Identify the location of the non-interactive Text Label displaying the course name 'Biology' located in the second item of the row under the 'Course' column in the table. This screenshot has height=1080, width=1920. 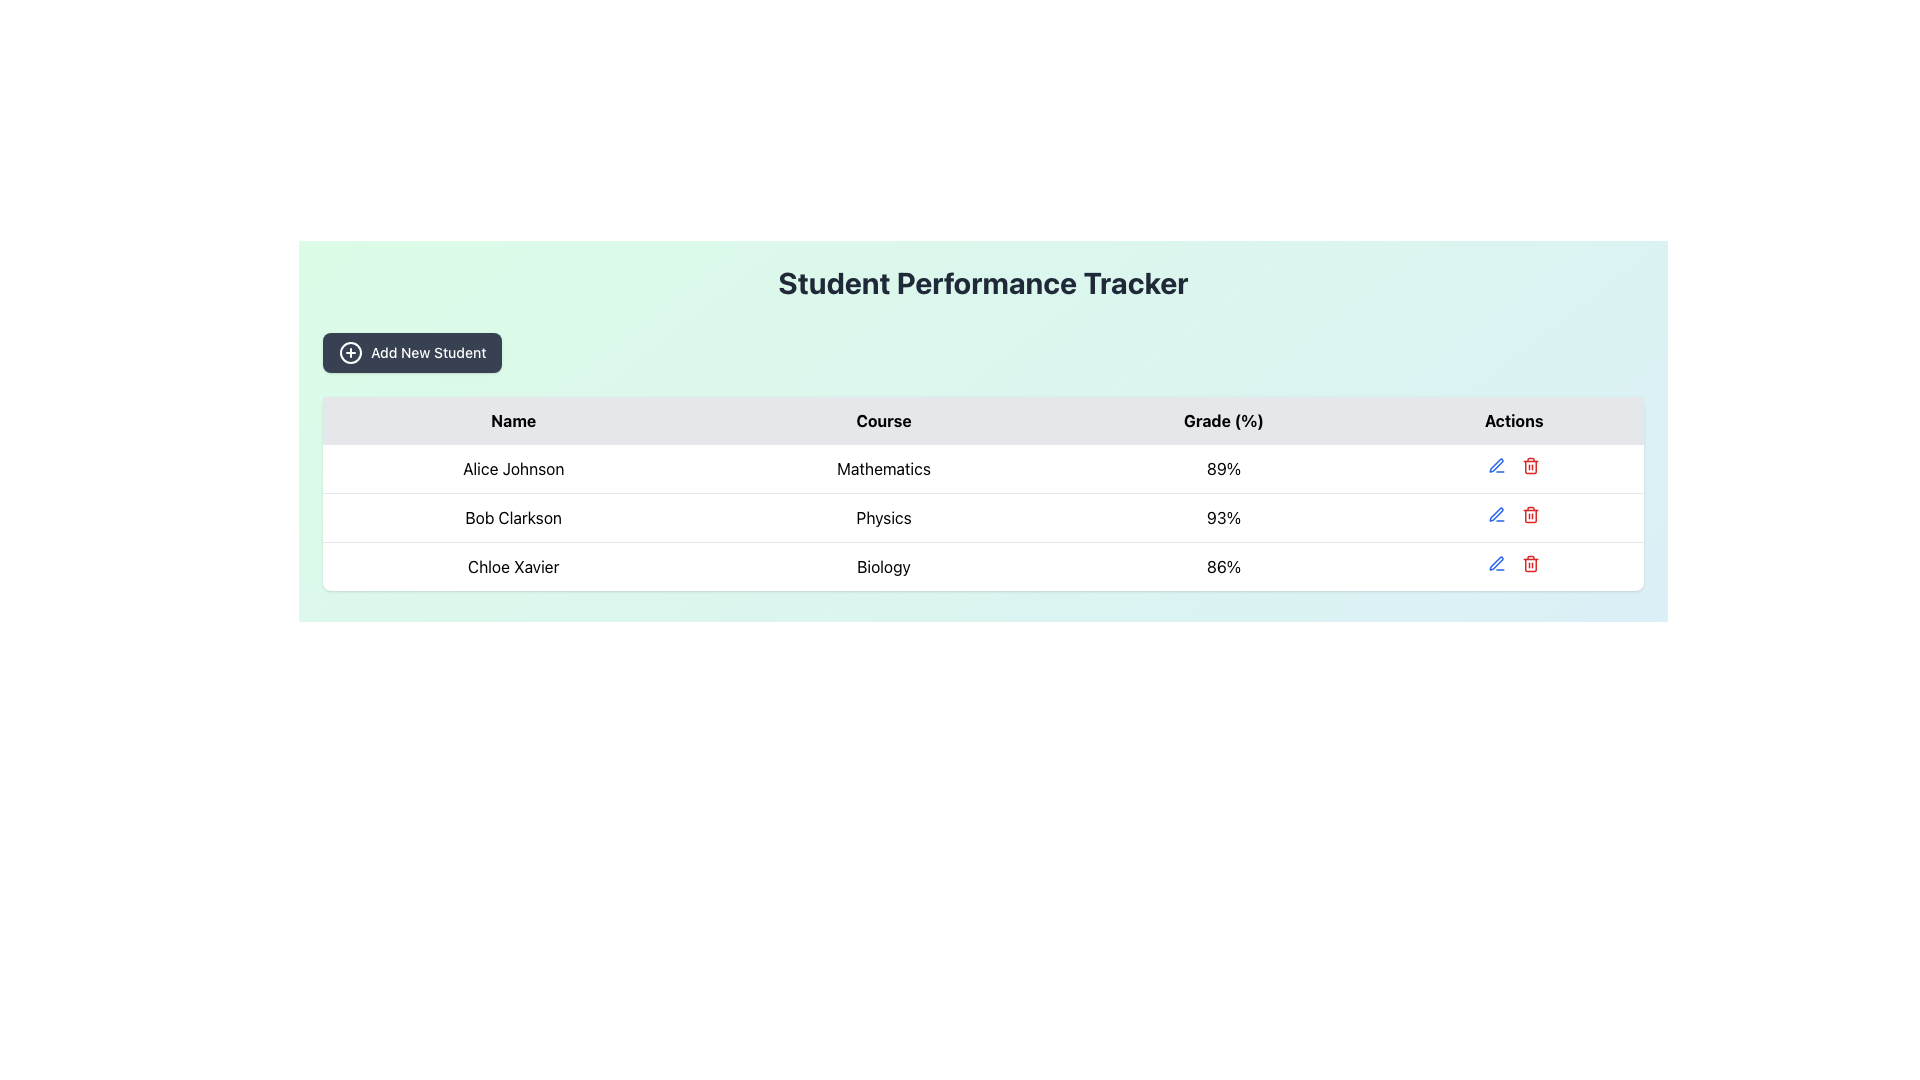
(882, 566).